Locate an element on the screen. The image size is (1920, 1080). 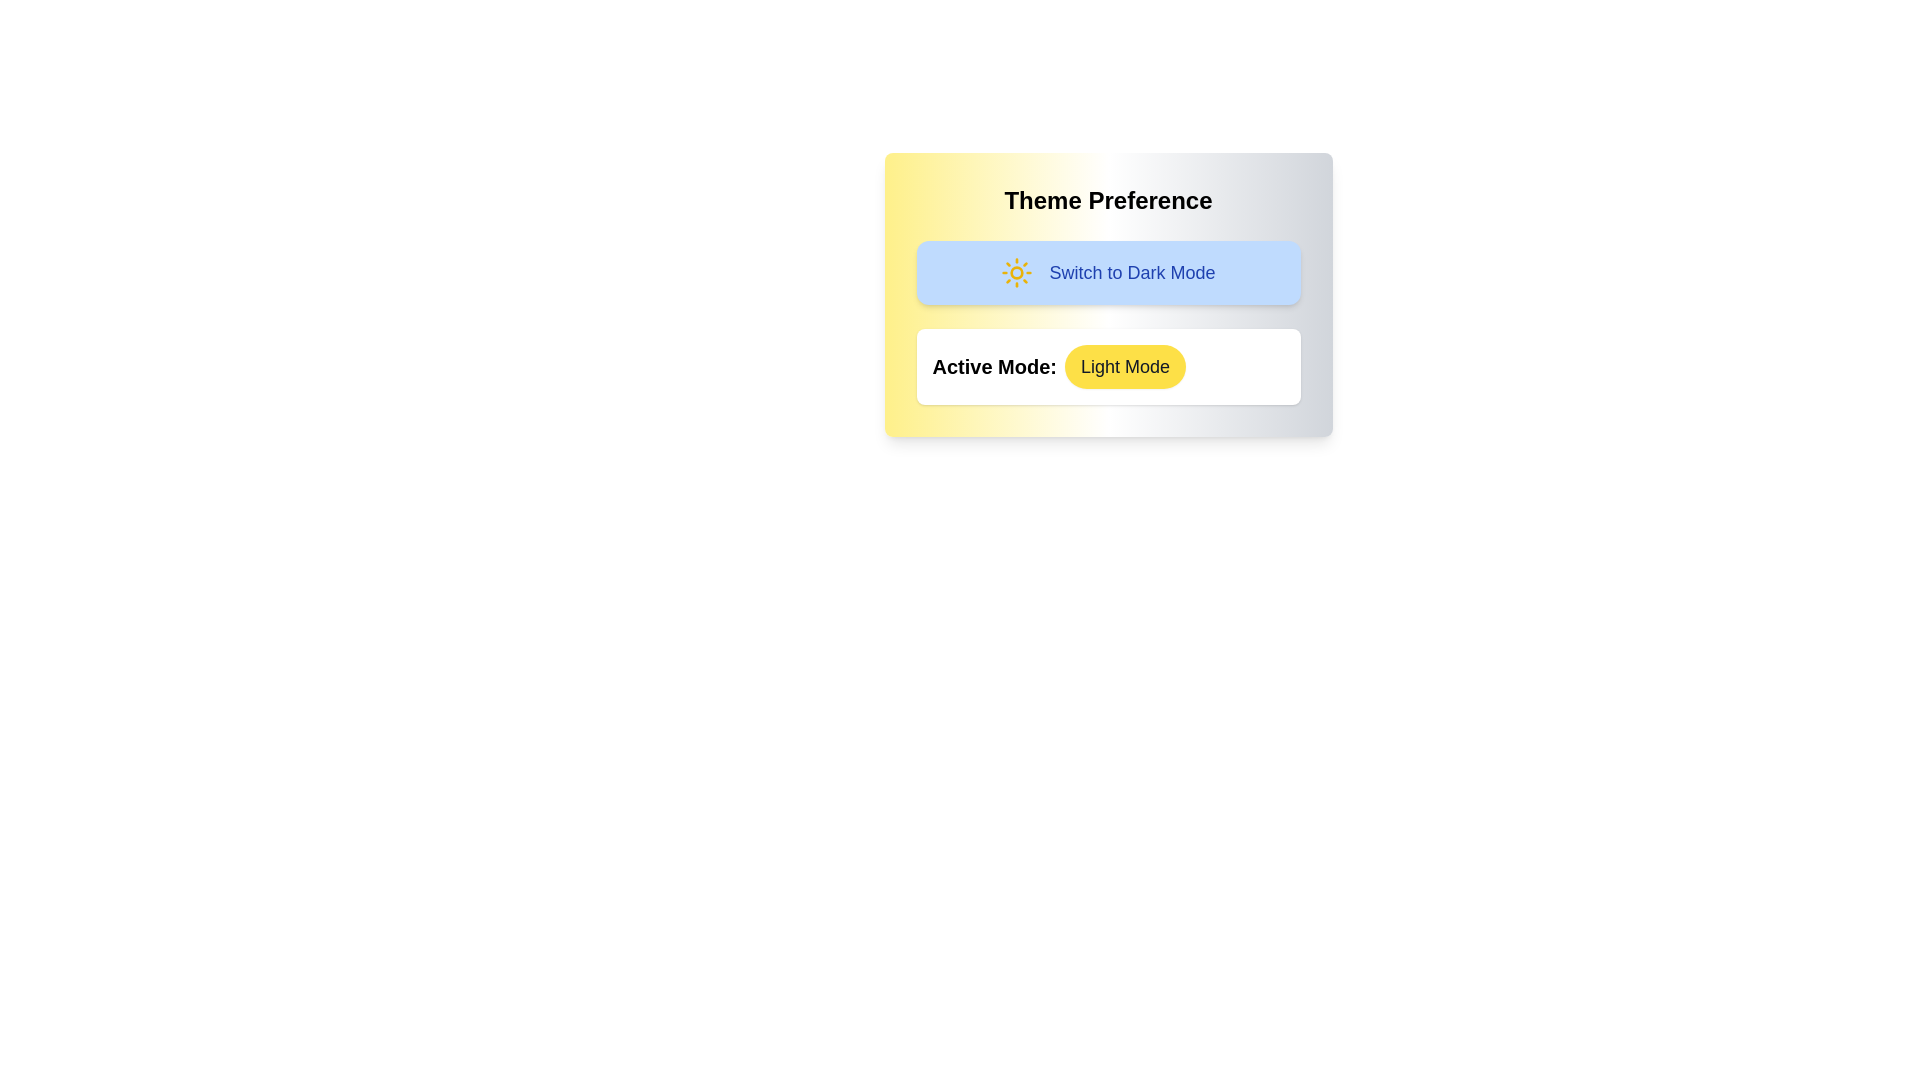
text from the modal panel that allows users to modify display theme settings, indicating the current active mode and offering an action button to switch to the alternate mode is located at coordinates (1107, 362).